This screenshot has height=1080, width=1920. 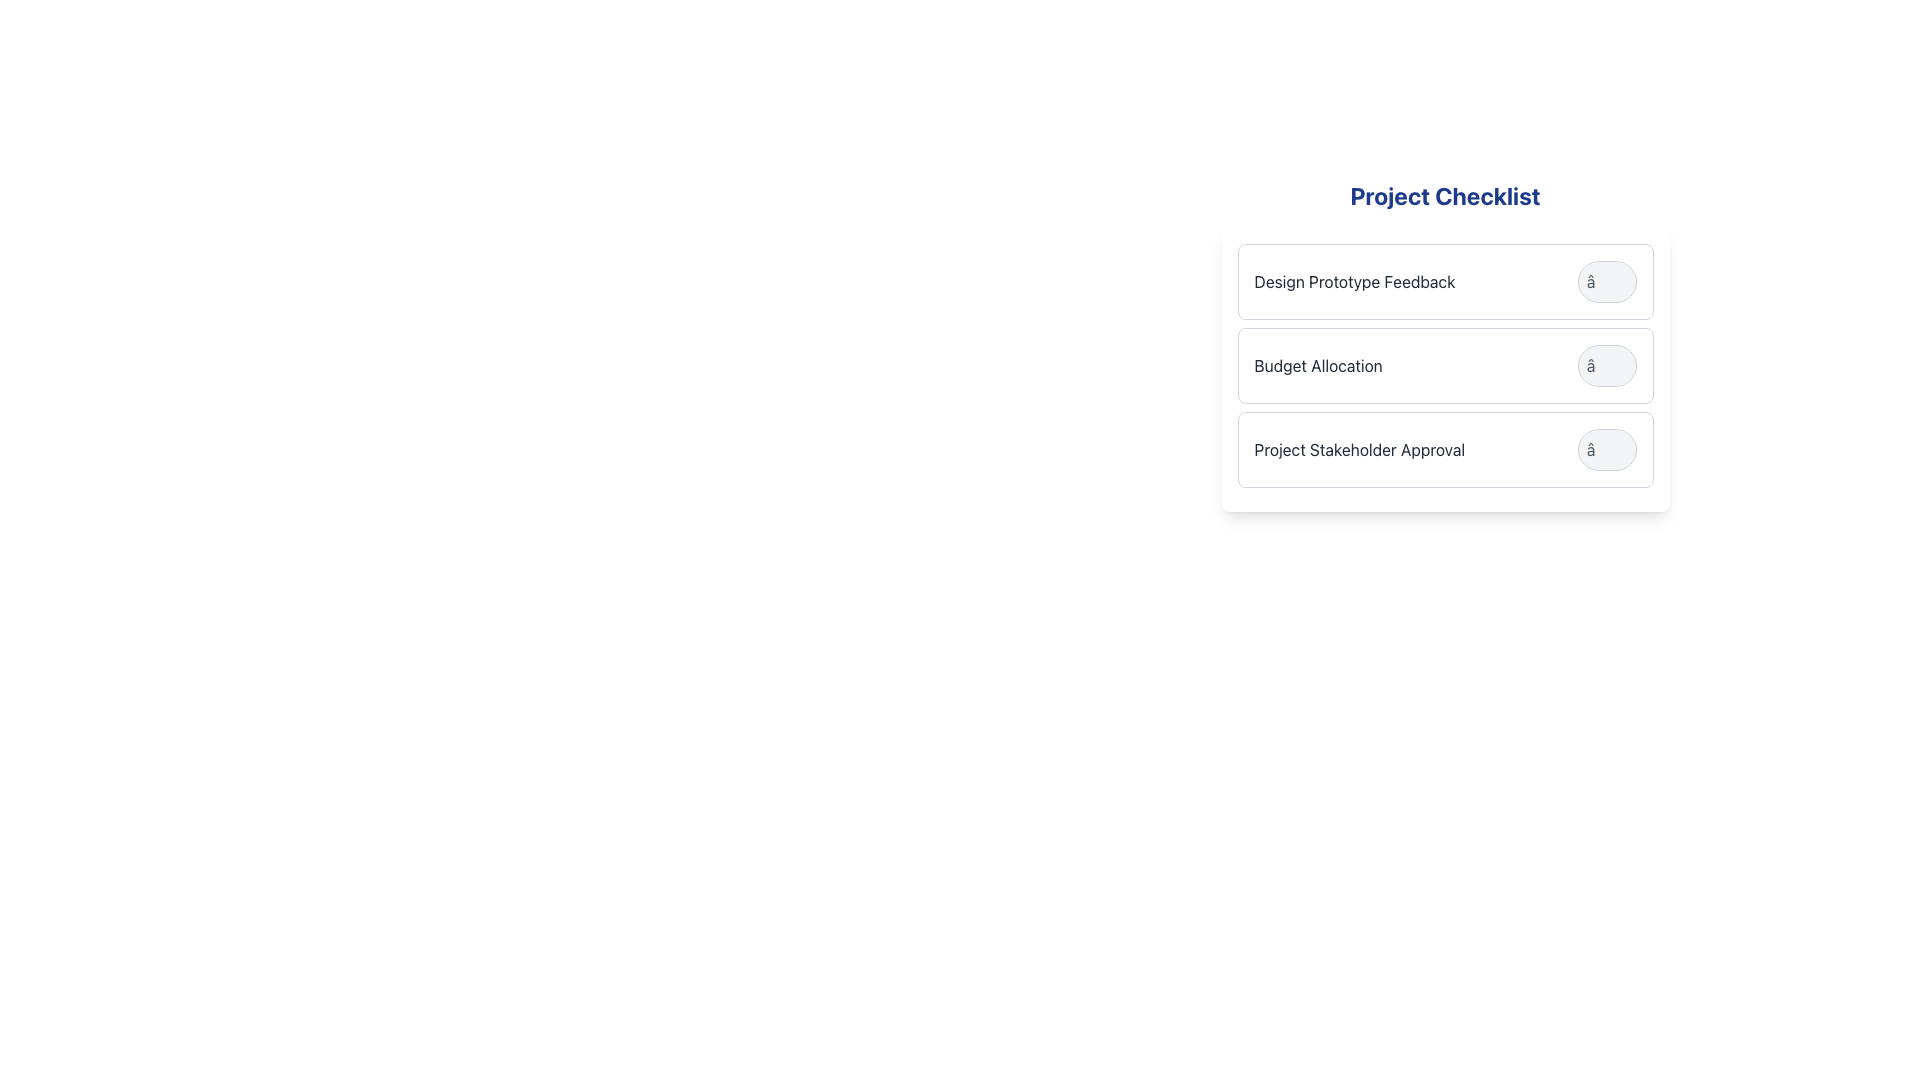 What do you see at coordinates (1445, 370) in the screenshot?
I see `the second row of the interactive checklist titled 'Project Checklist'` at bounding box center [1445, 370].